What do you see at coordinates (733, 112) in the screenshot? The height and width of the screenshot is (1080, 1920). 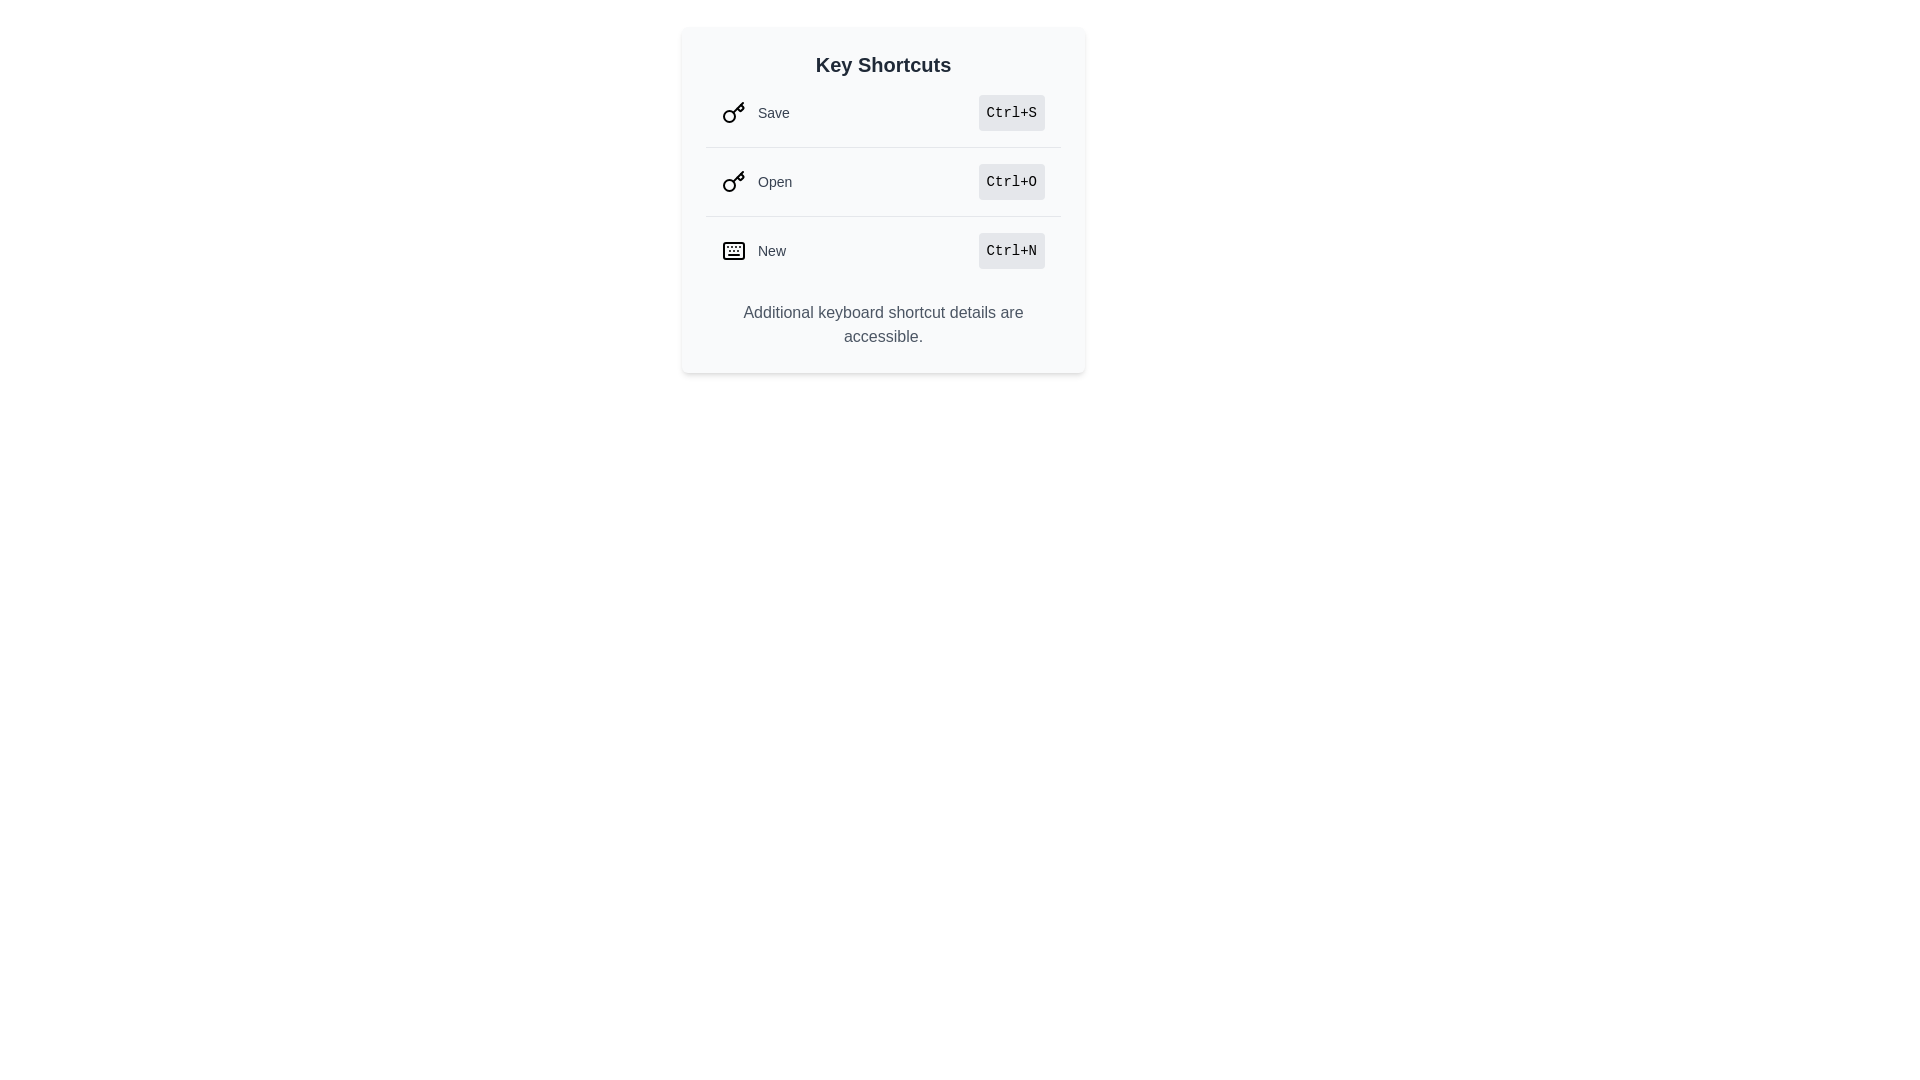 I see `the small circular key icon located to the left of the 'Save' text label in the shortcut actions list` at bounding box center [733, 112].